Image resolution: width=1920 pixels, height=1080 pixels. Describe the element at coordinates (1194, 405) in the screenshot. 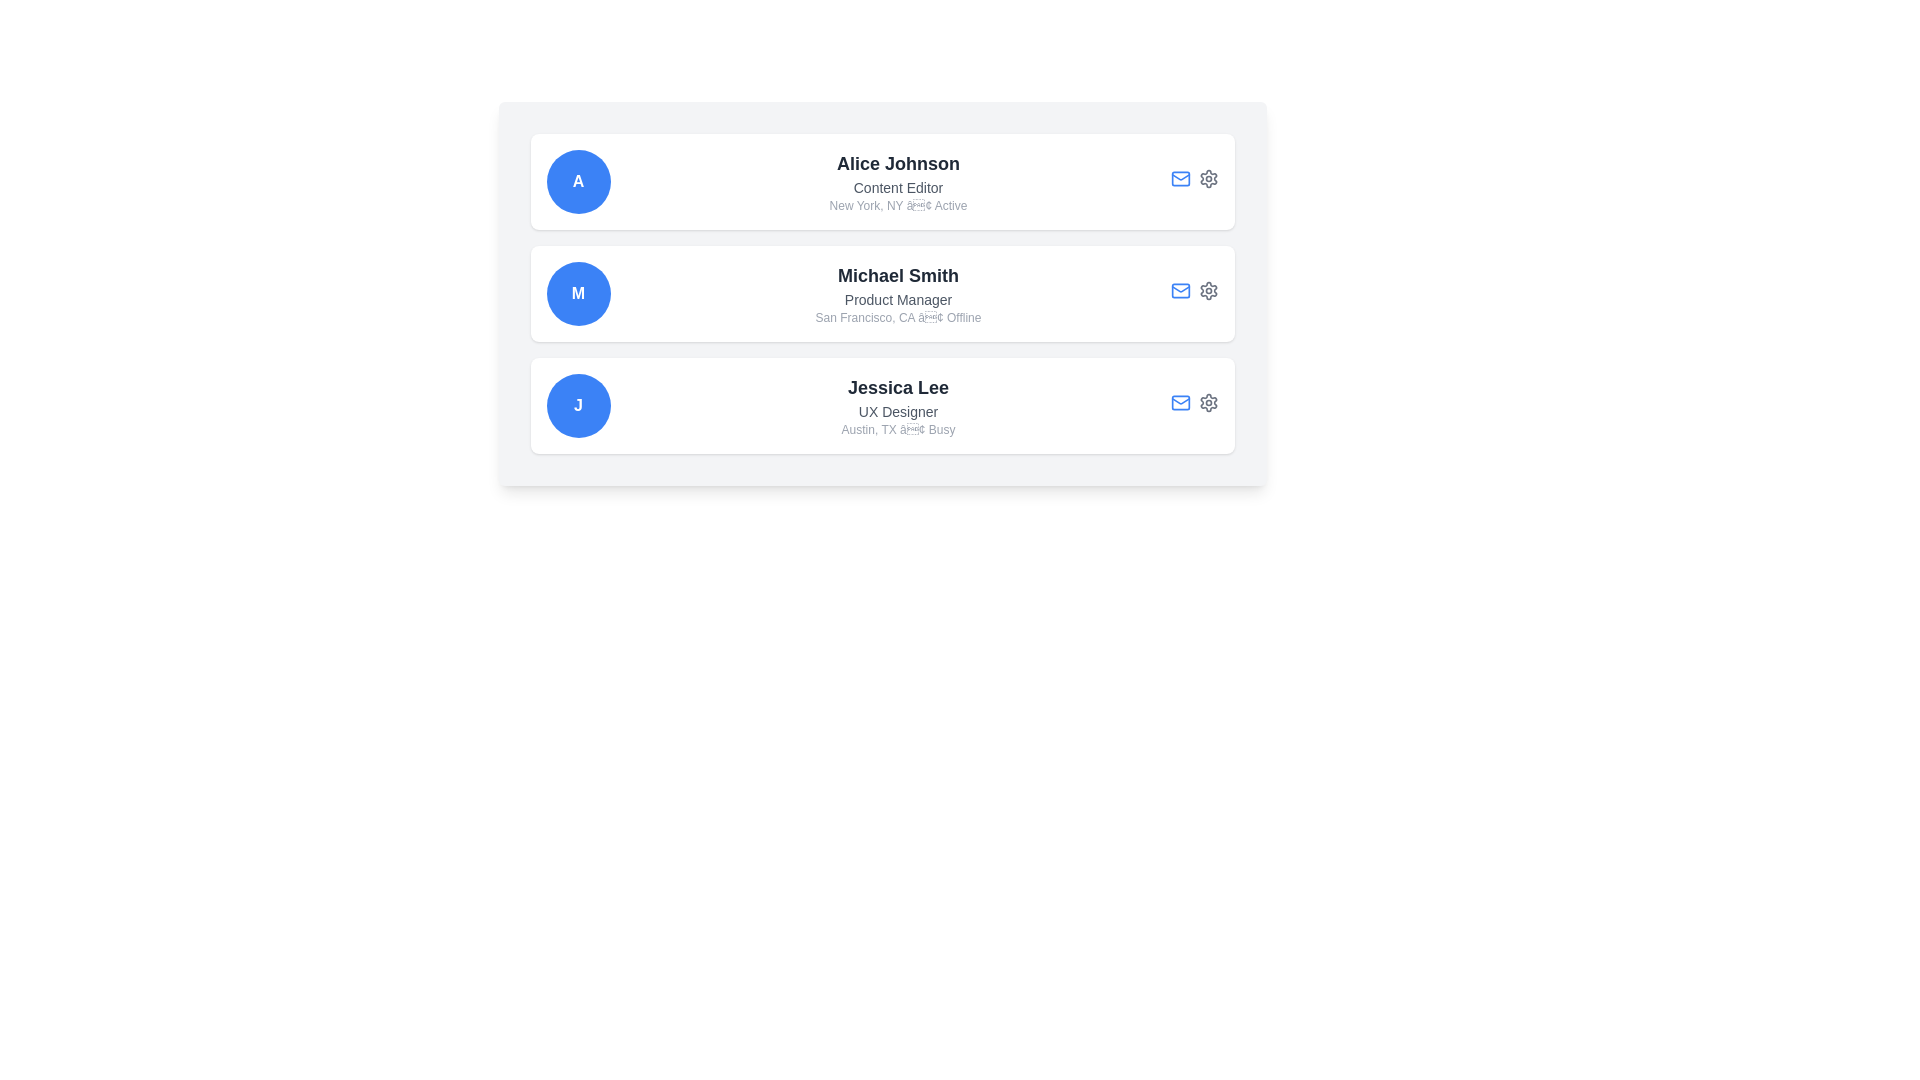

I see `the central circle in the composite component containing the envelope and gear icons for 'Jessica Lee - UX Designer'` at that location.